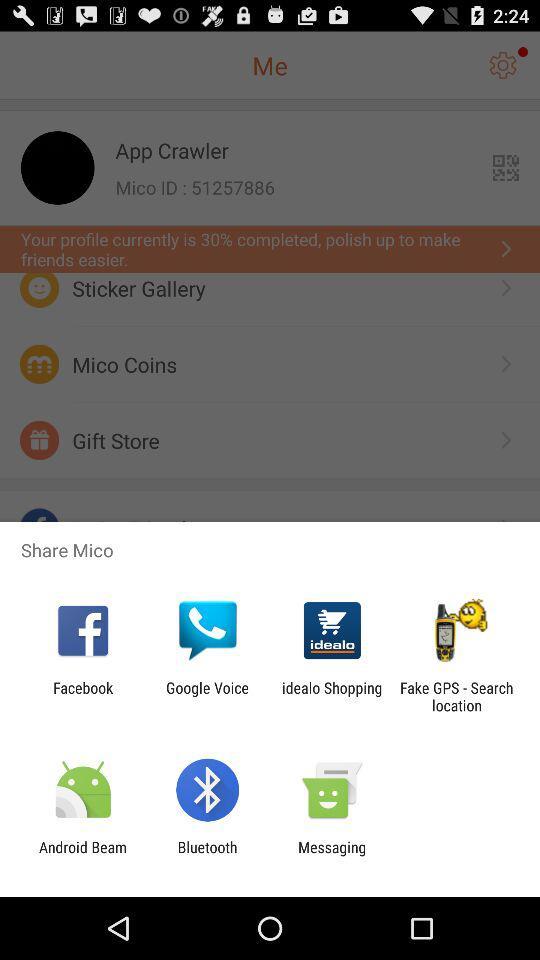 This screenshot has width=540, height=960. What do you see at coordinates (82, 855) in the screenshot?
I see `the item next to the bluetooth app` at bounding box center [82, 855].